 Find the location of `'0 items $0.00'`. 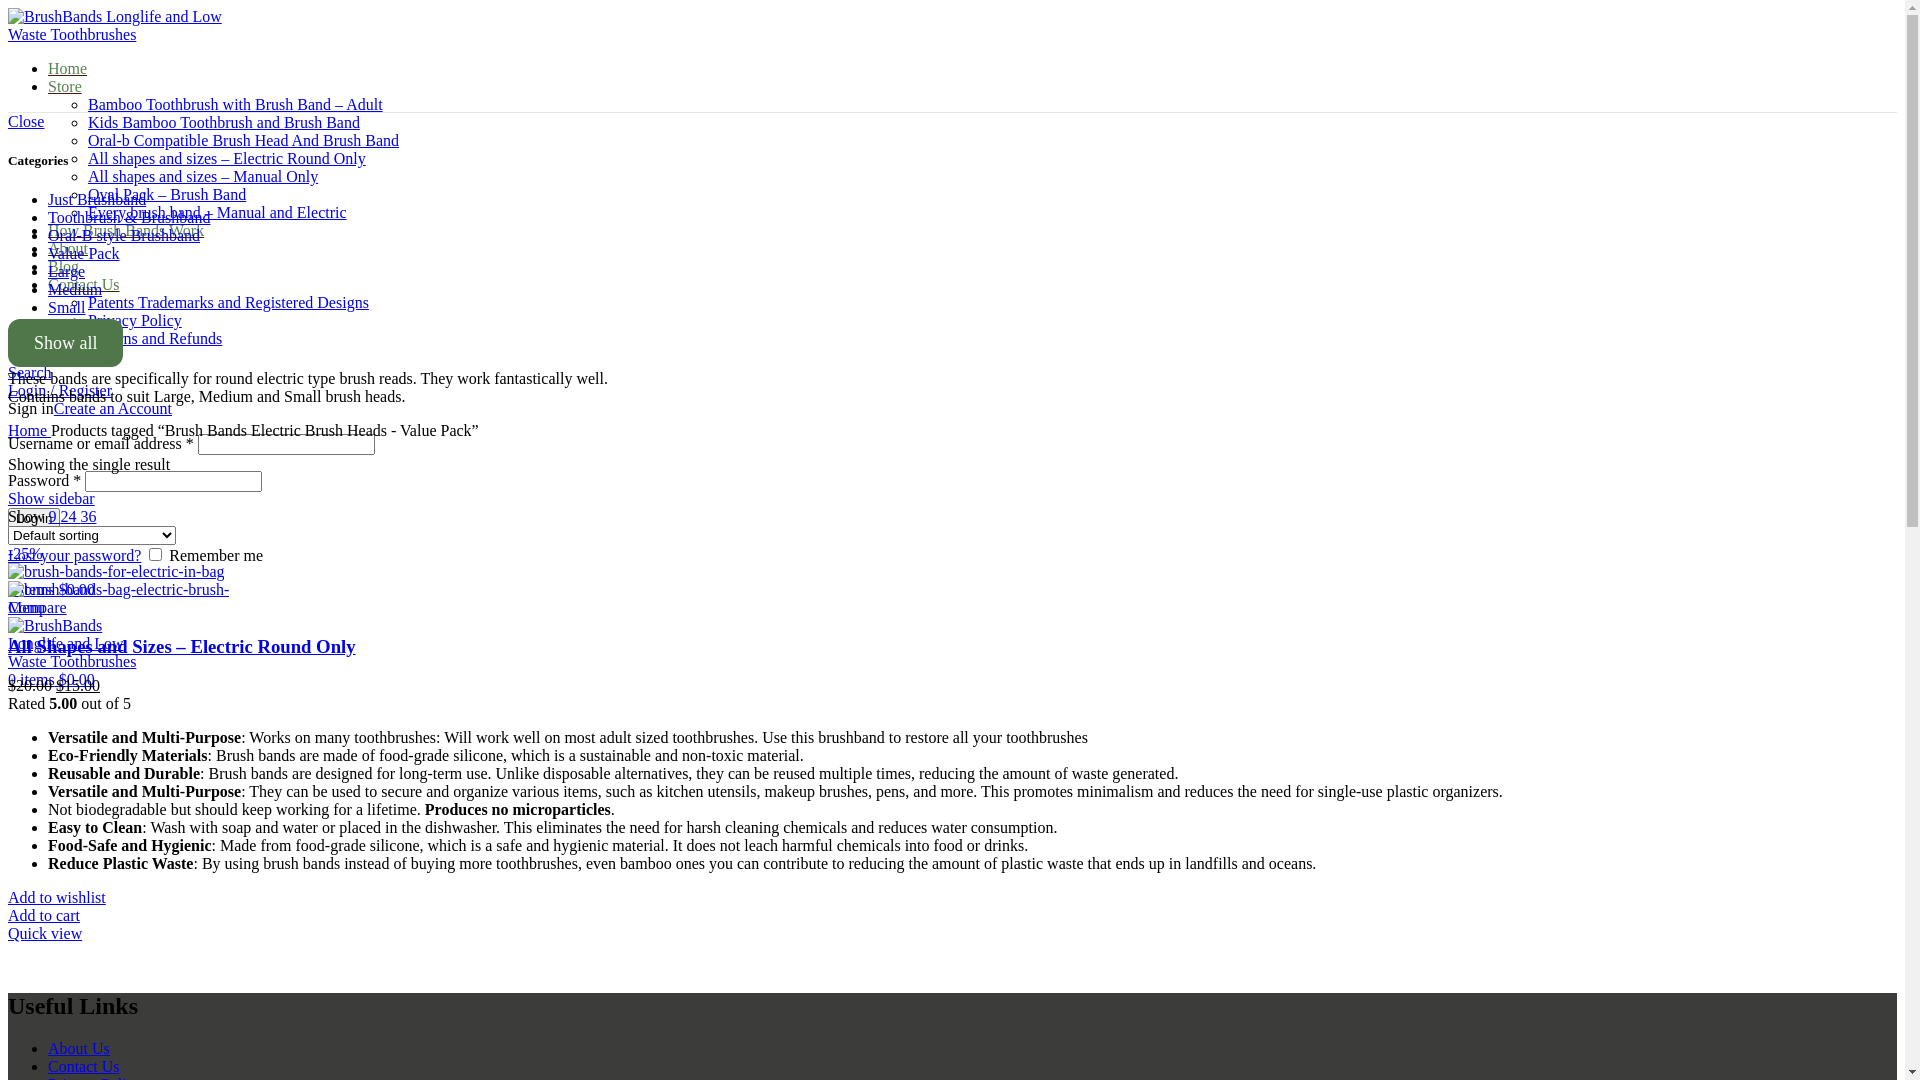

'0 items $0.00' is located at coordinates (51, 678).